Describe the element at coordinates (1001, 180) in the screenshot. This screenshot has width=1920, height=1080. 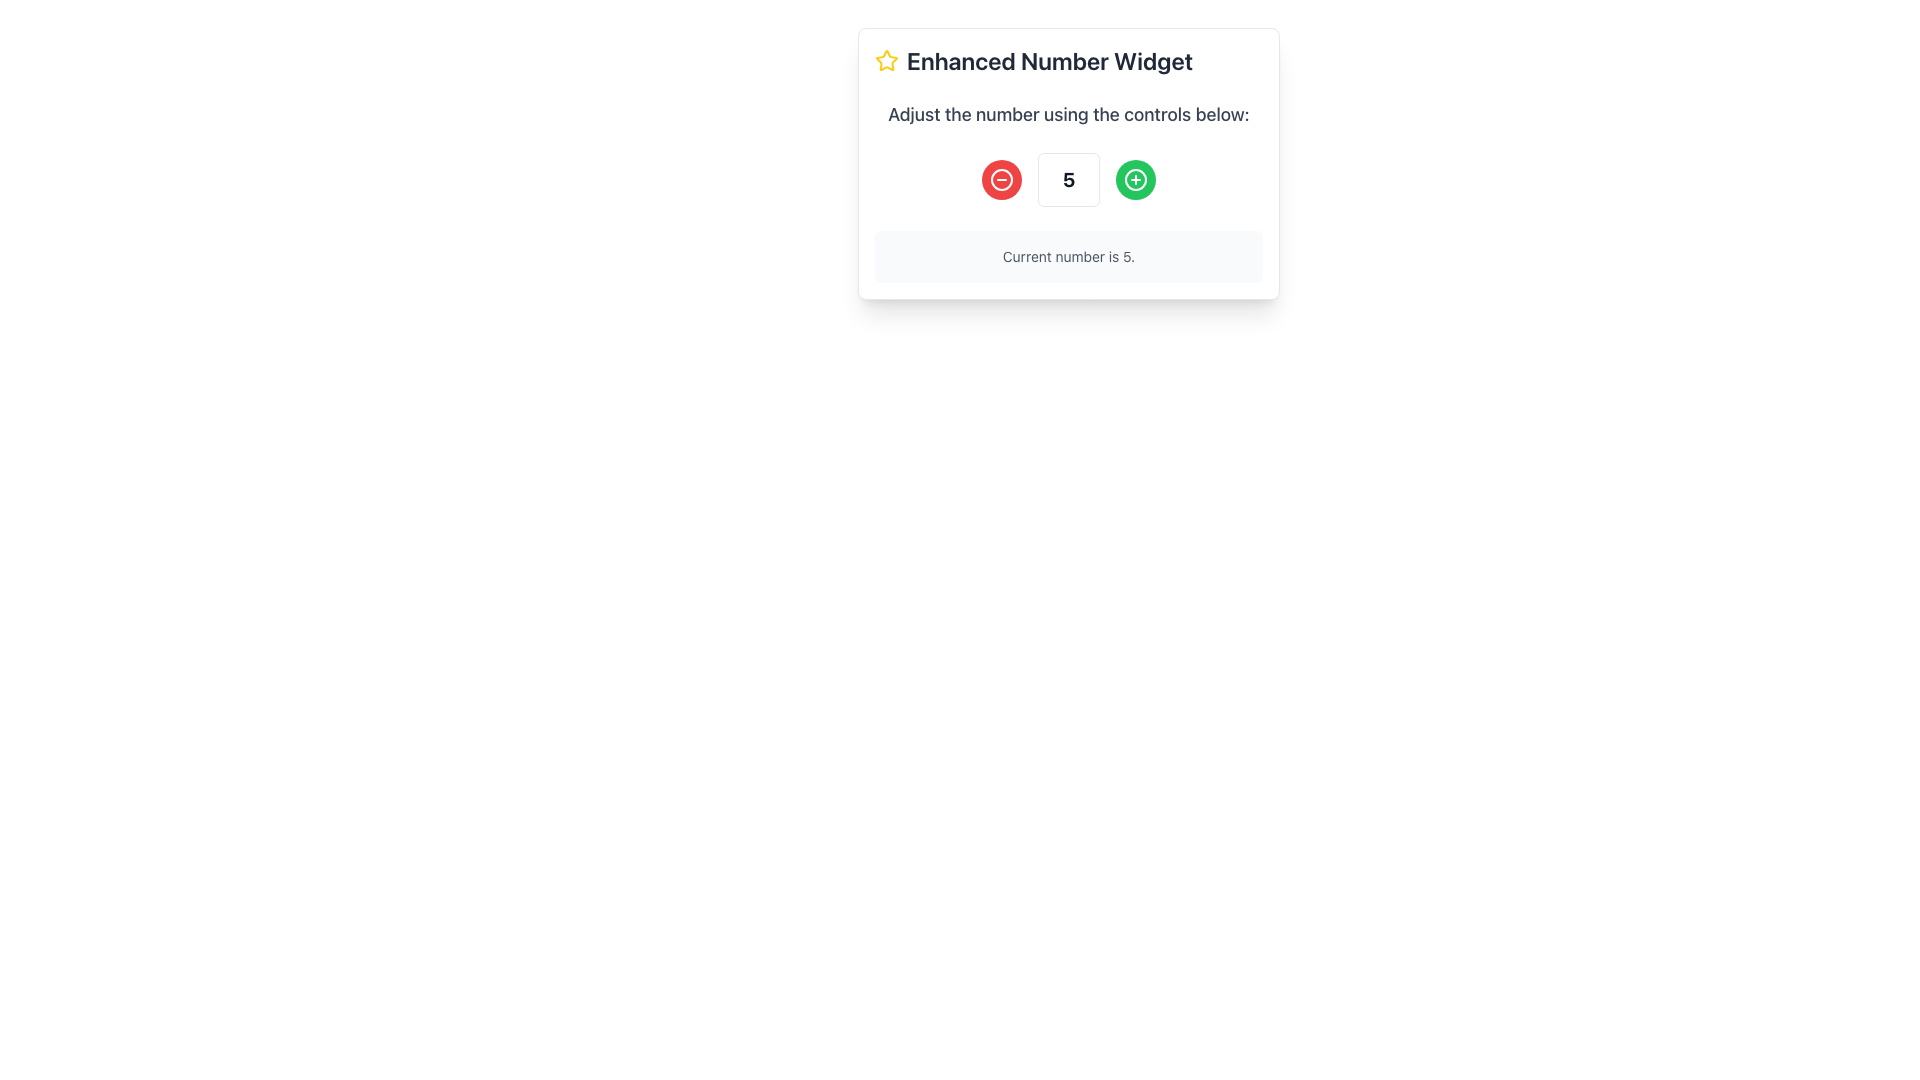
I see `the circular red button with a white minus (-) symbol to observe the hover effect` at that location.